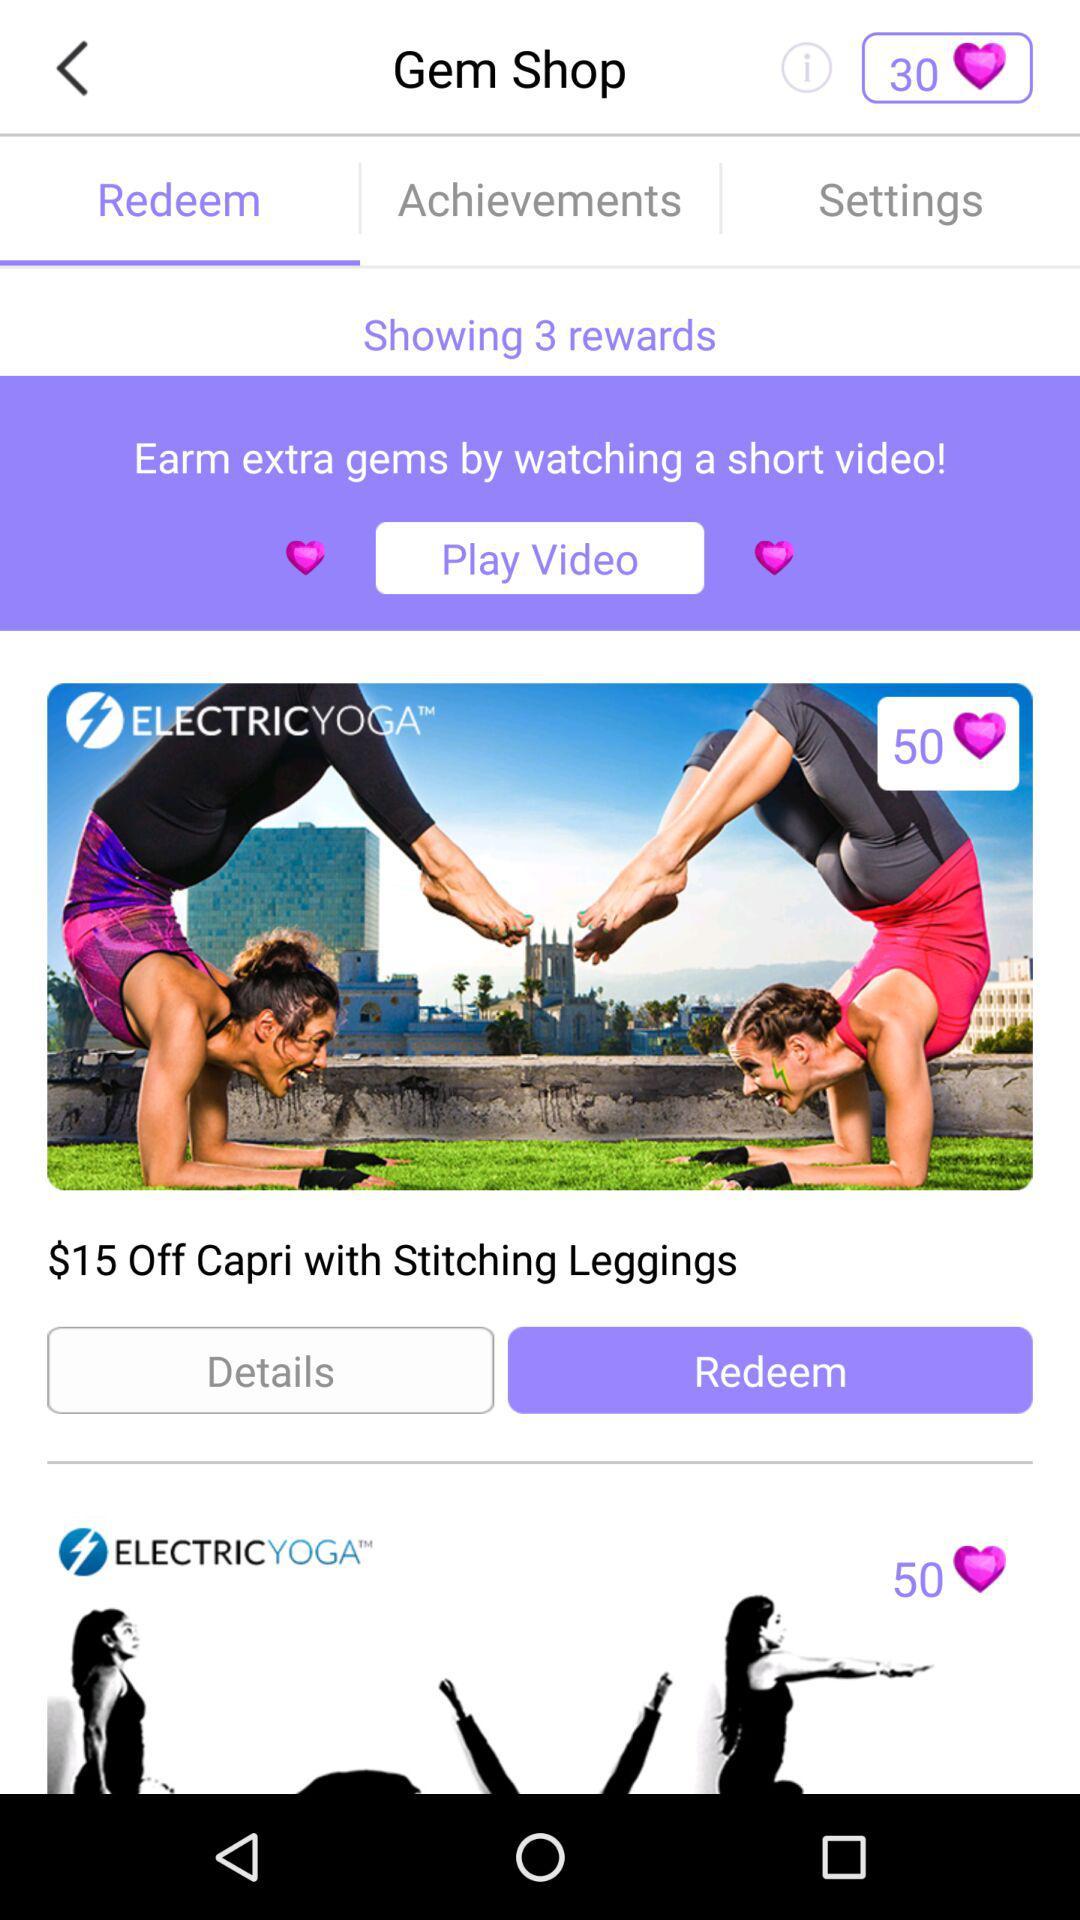 The image size is (1080, 1920). What do you see at coordinates (77, 72) in the screenshot?
I see `the arrow_backward icon` at bounding box center [77, 72].